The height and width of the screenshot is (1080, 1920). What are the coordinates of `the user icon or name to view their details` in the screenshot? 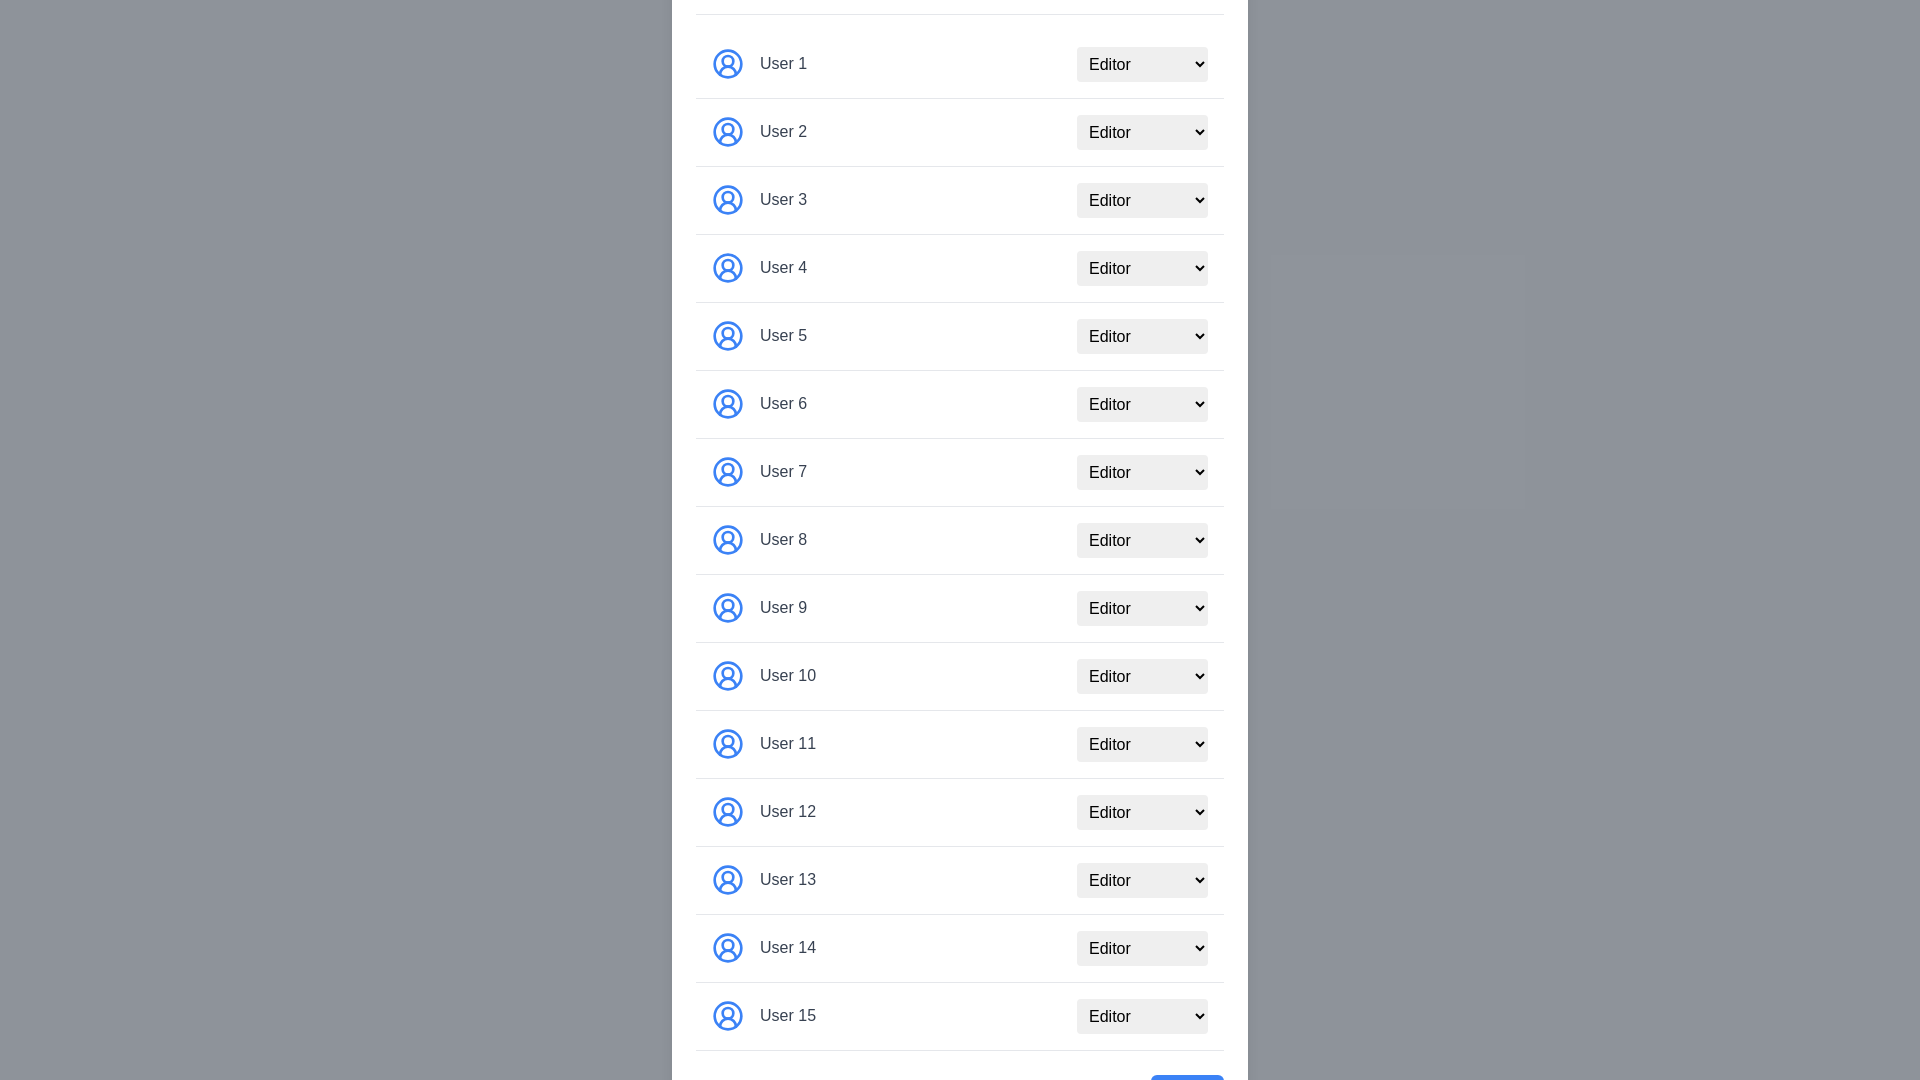 It's located at (727, 63).